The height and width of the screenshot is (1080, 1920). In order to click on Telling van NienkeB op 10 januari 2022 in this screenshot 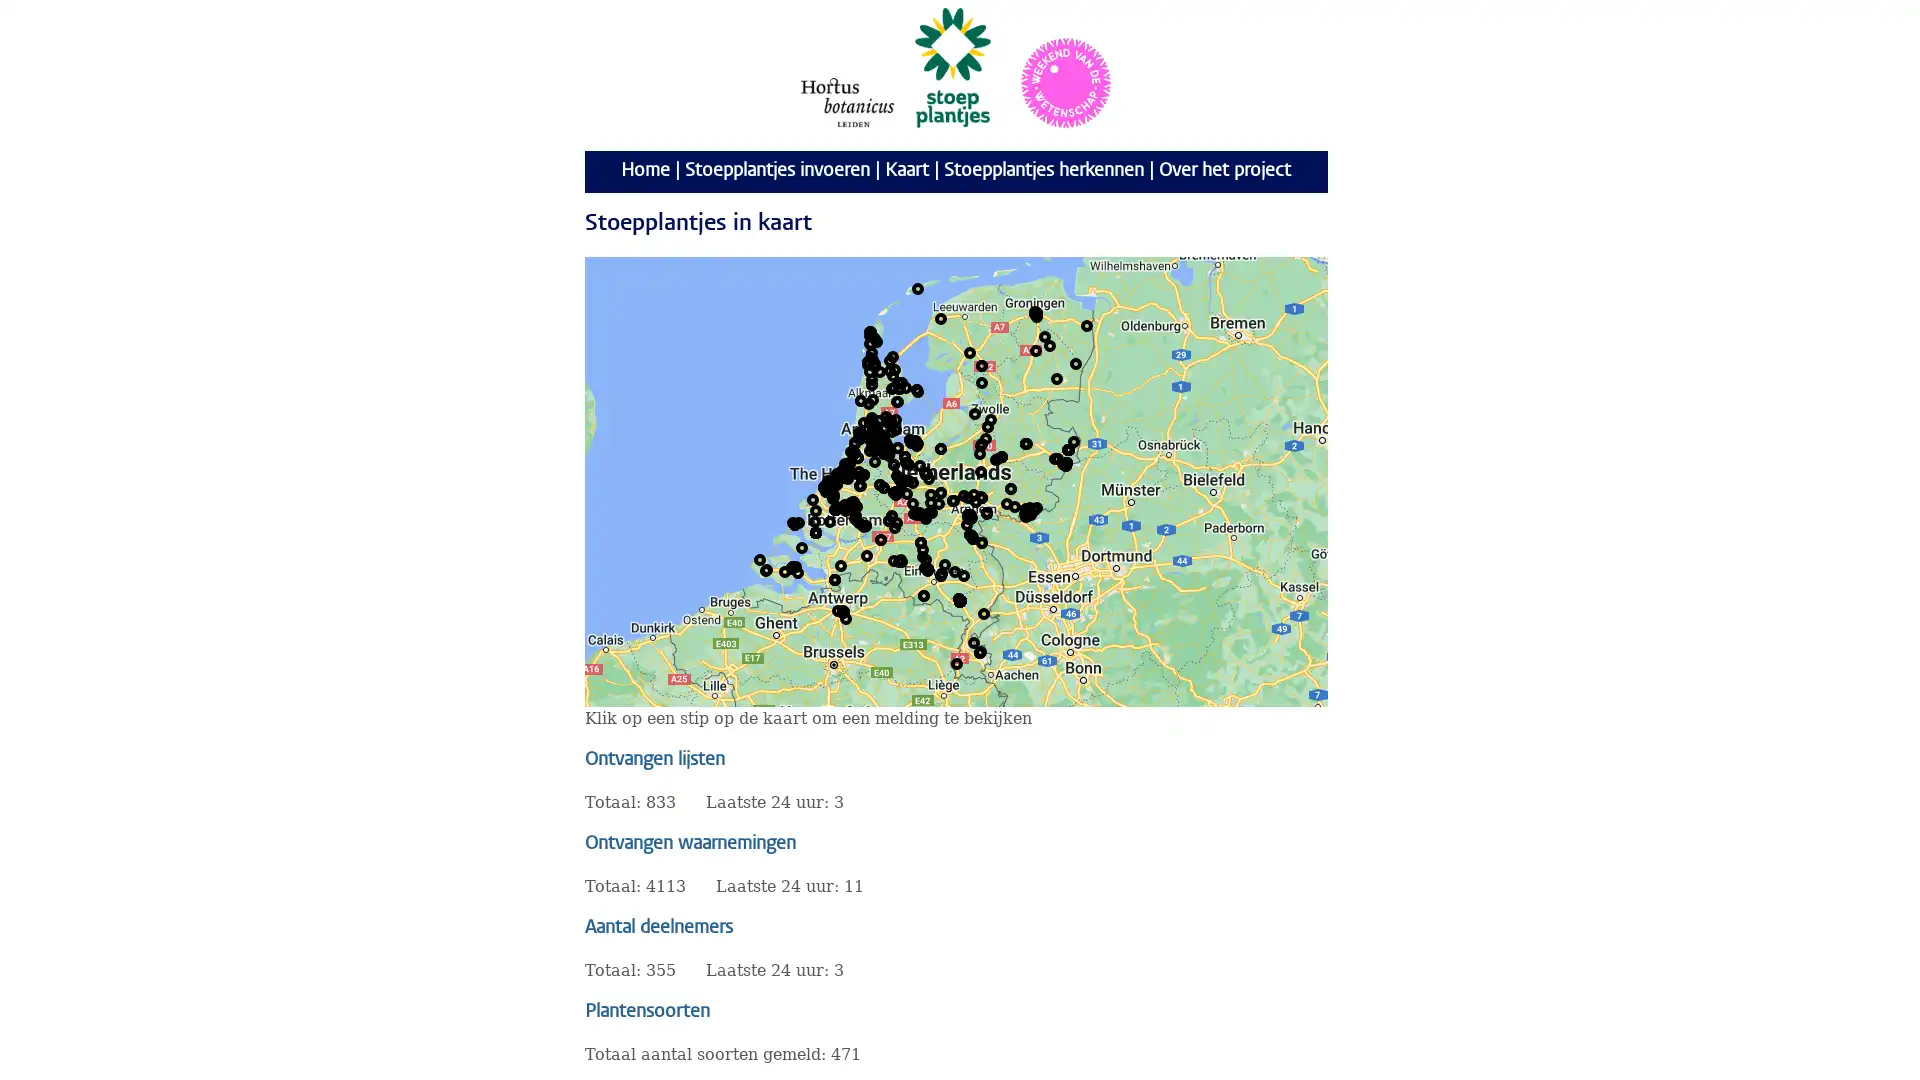, I will do `click(870, 419)`.